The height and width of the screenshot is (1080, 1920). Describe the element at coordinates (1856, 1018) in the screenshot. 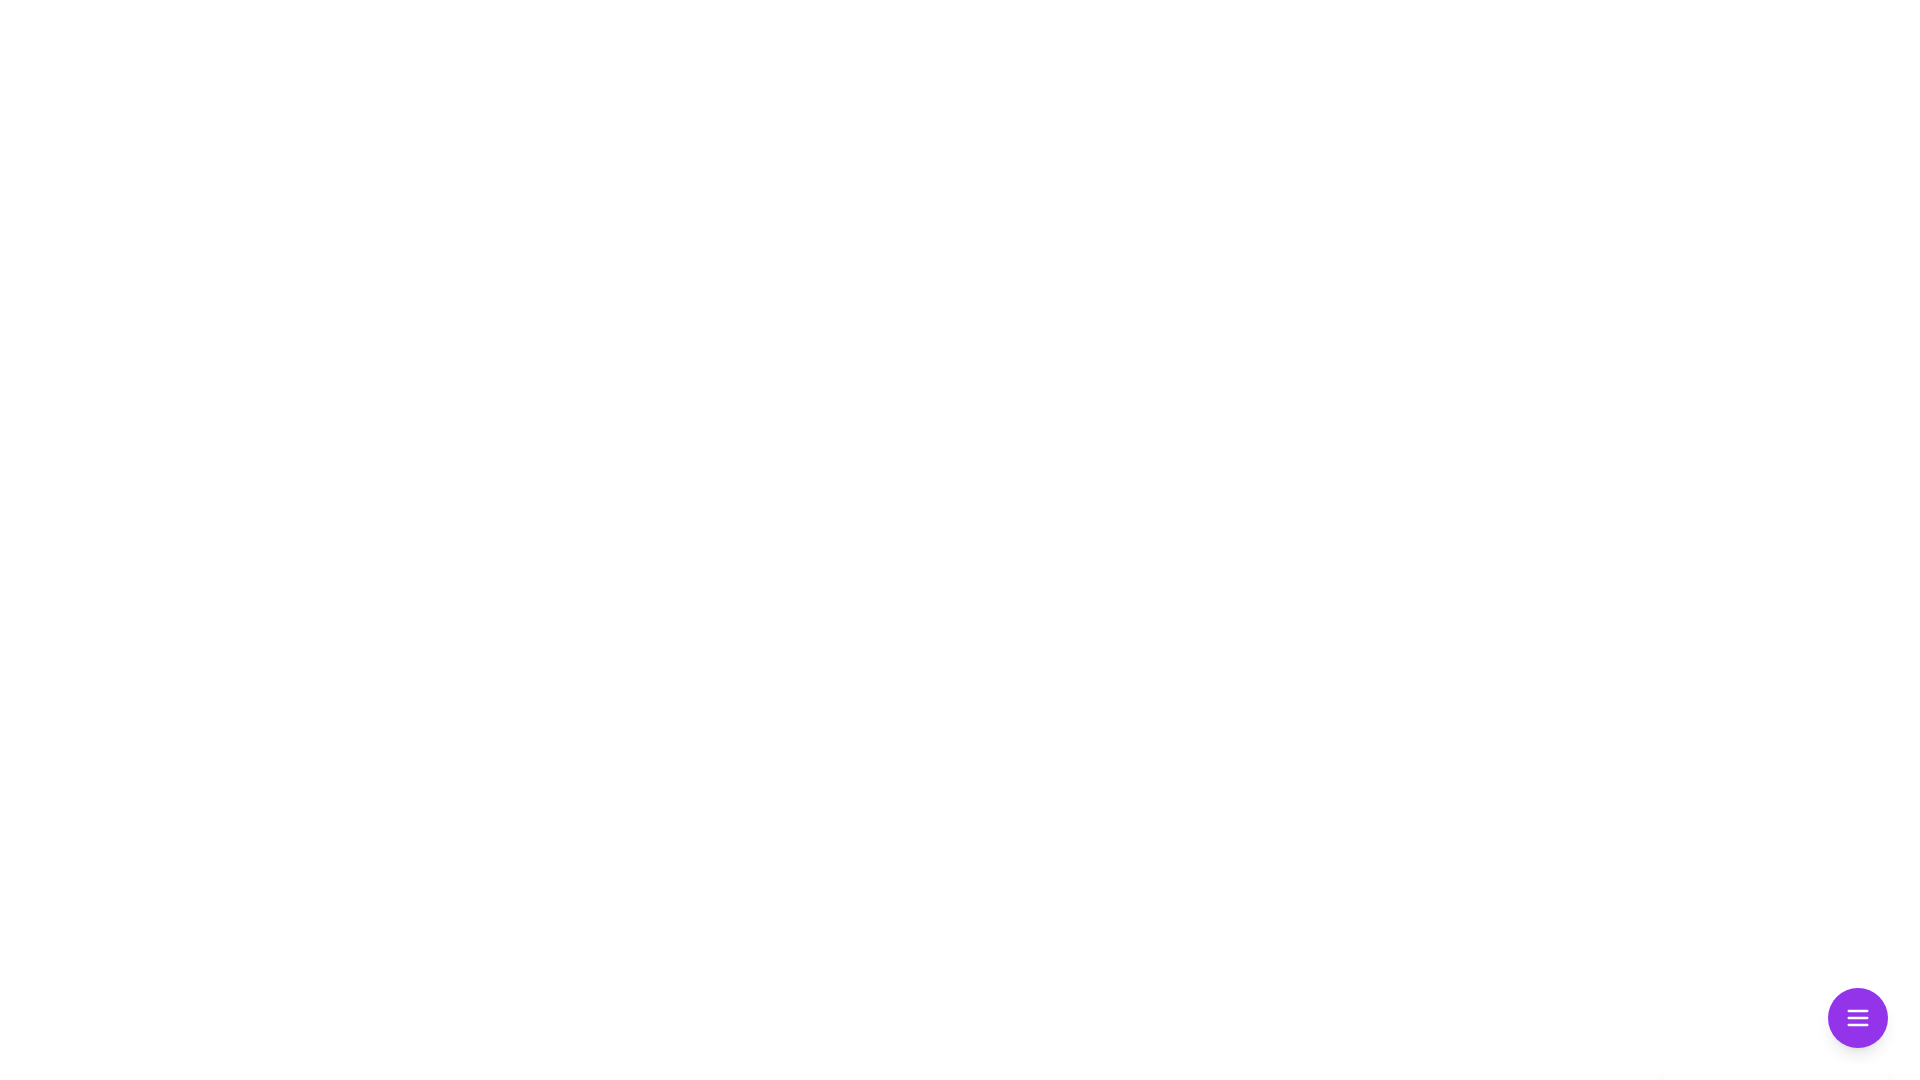

I see `the purple button to toggle the visibility of the speed dial menu` at that location.